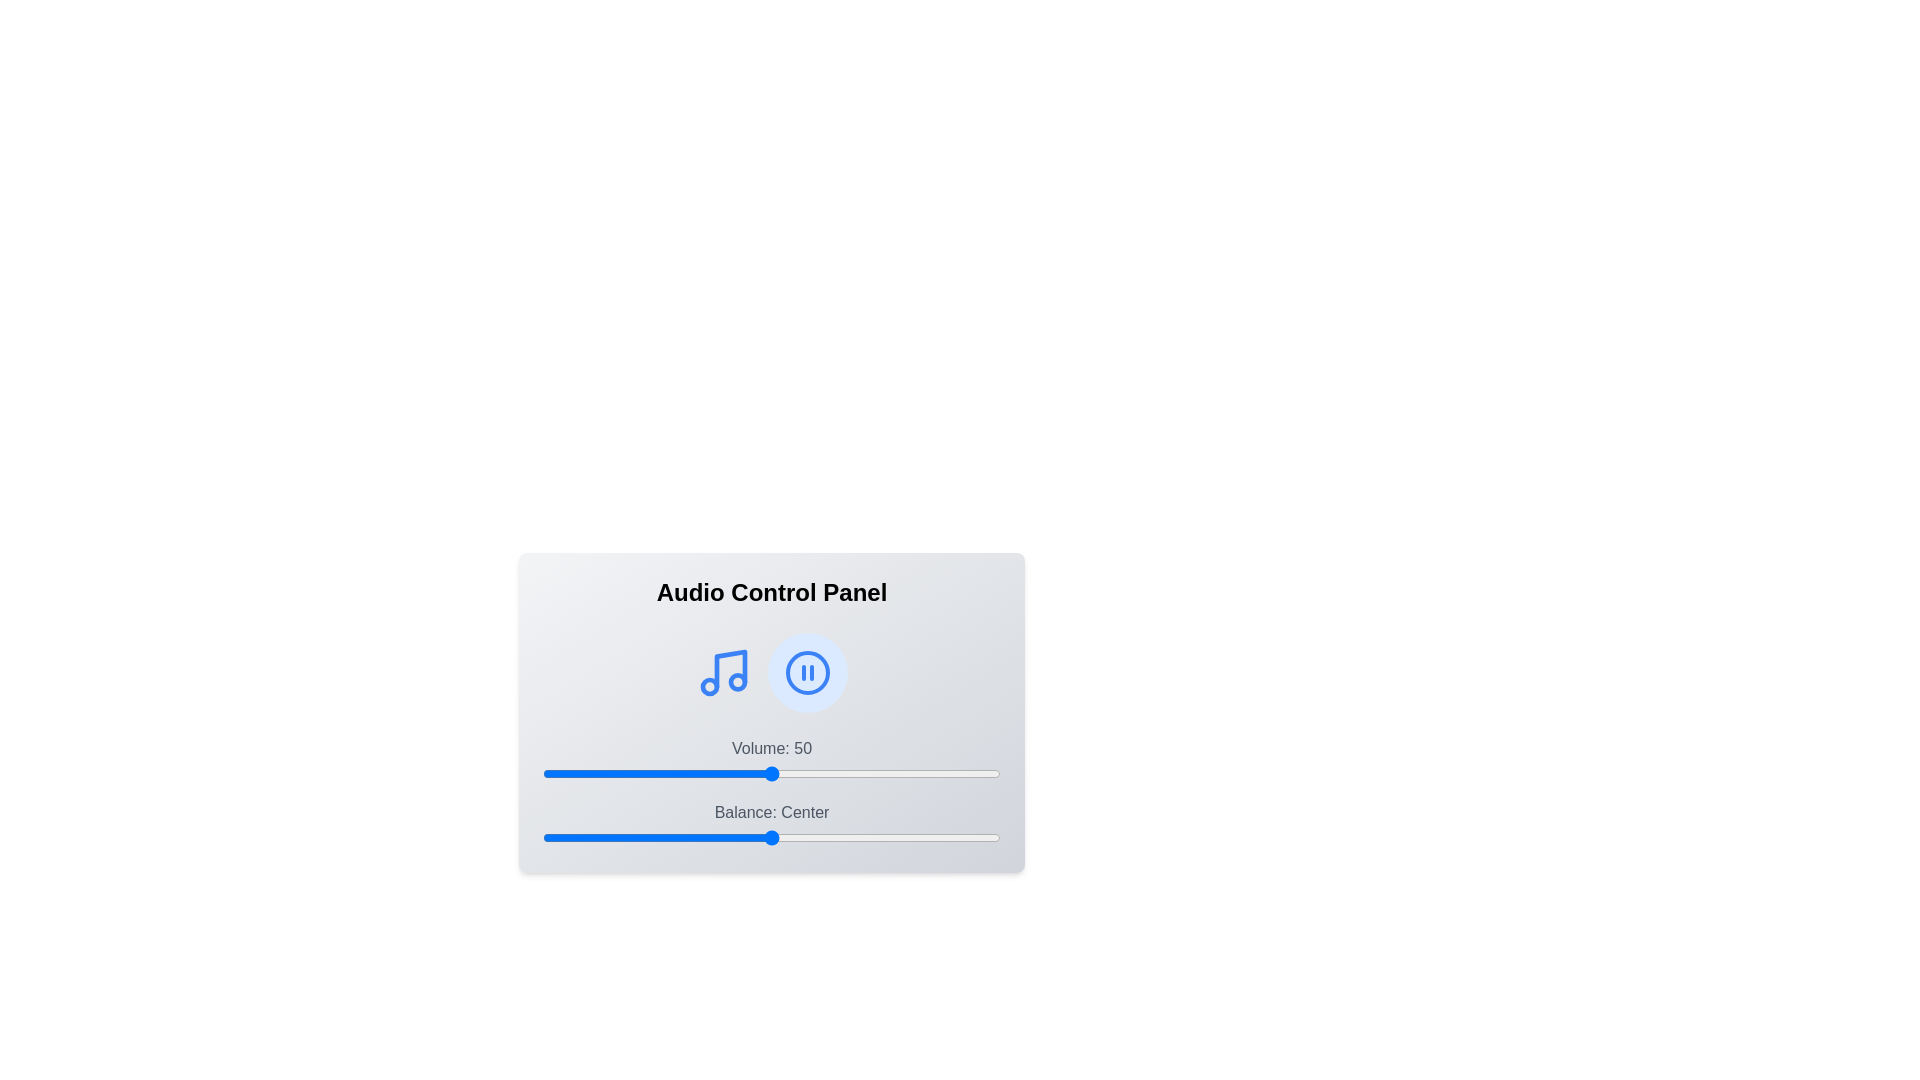 The width and height of the screenshot is (1920, 1080). I want to click on the slider value, so click(922, 773).